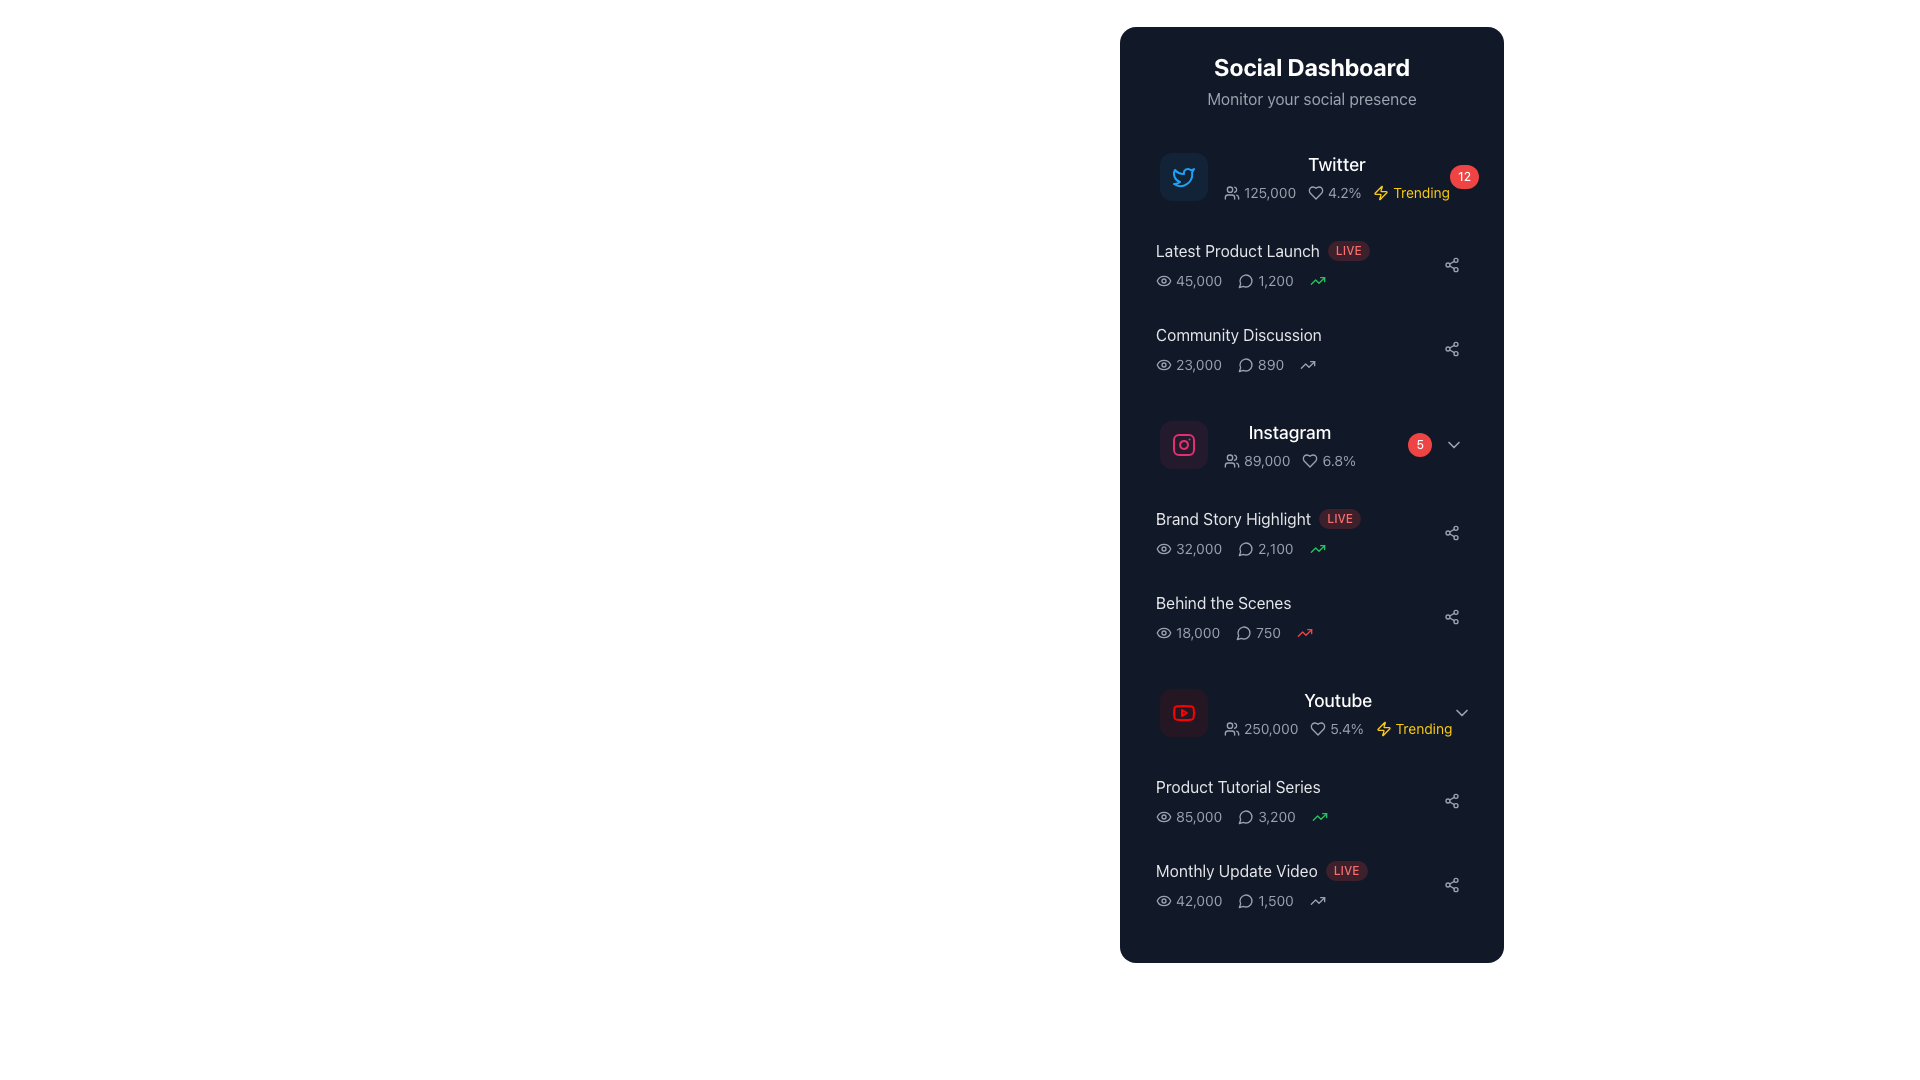 This screenshot has width=1920, height=1080. What do you see at coordinates (1256, 461) in the screenshot?
I see `the text label displaying the number of followers located to the right of the group icon and before the percentage statistic ('6.8%') in the Social Dashboard interface` at bounding box center [1256, 461].